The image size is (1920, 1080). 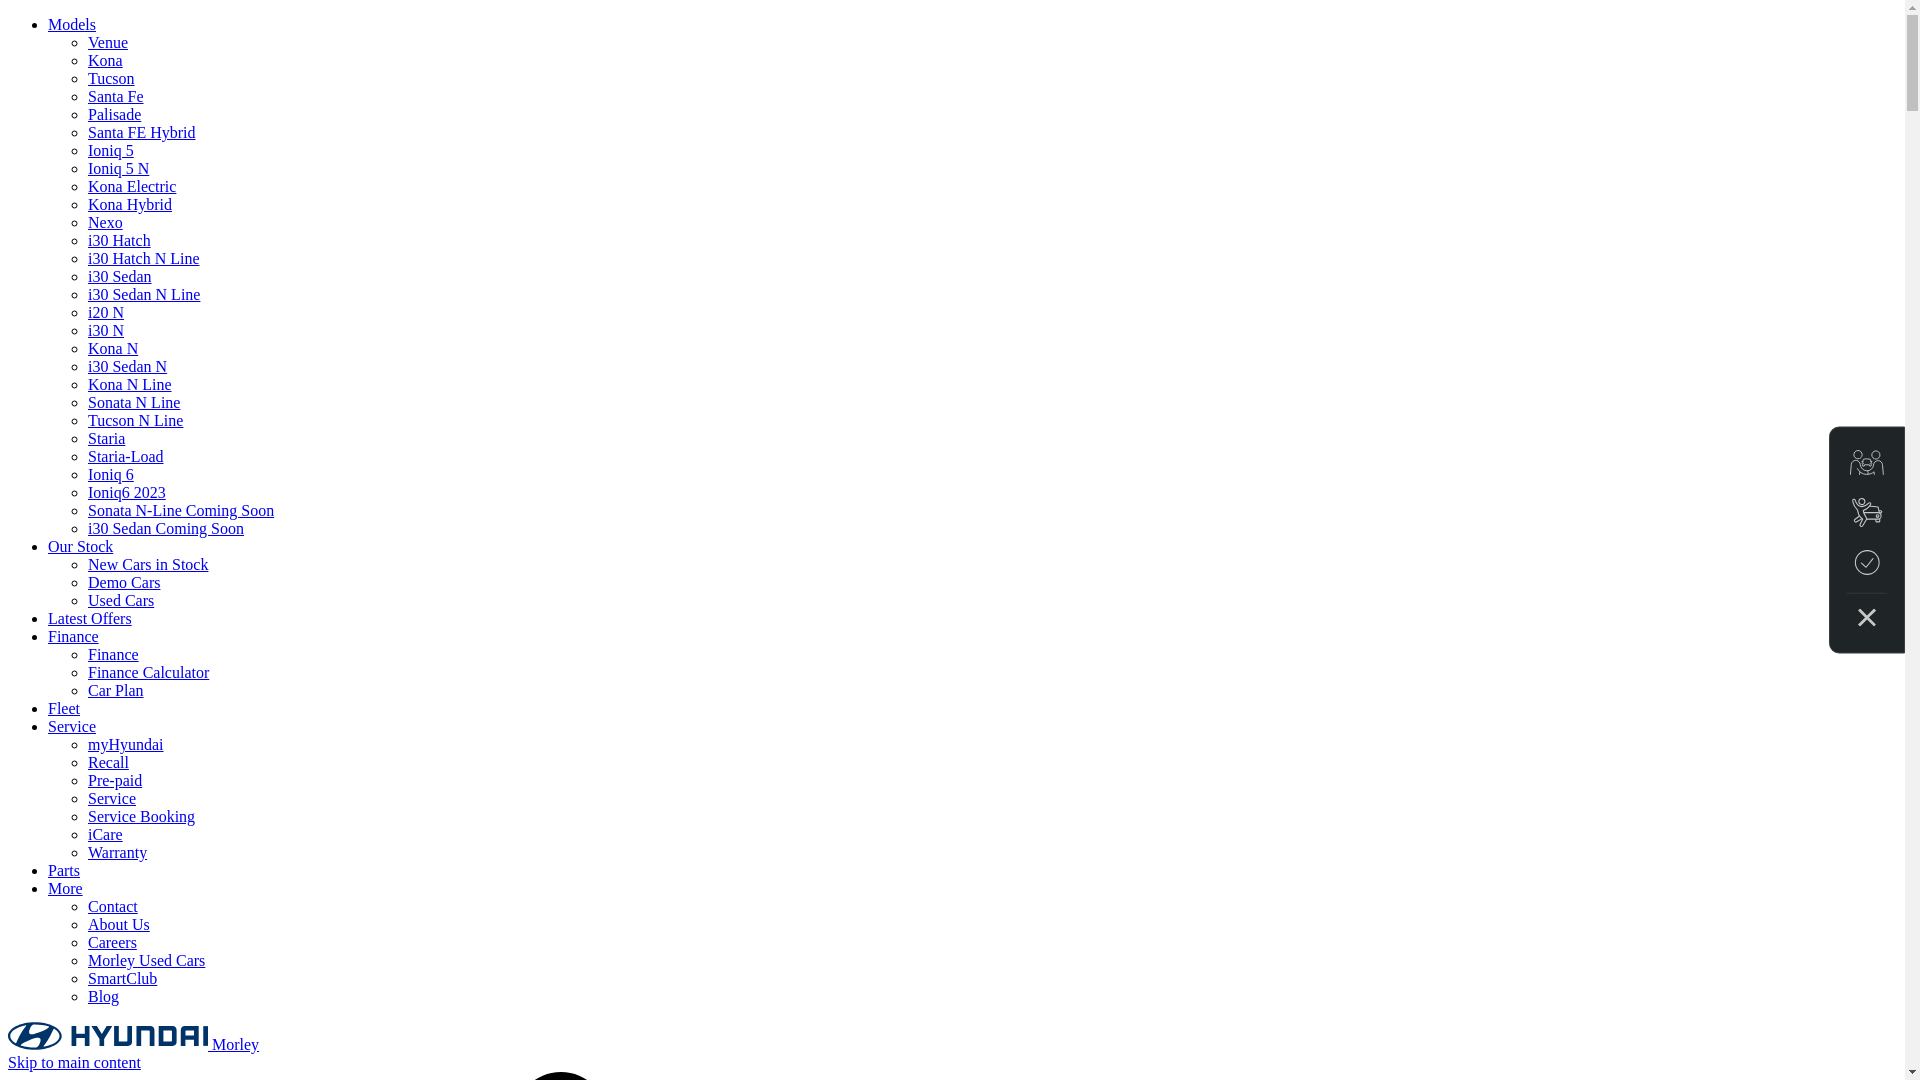 What do you see at coordinates (63, 869) in the screenshot?
I see `'Parts'` at bounding box center [63, 869].